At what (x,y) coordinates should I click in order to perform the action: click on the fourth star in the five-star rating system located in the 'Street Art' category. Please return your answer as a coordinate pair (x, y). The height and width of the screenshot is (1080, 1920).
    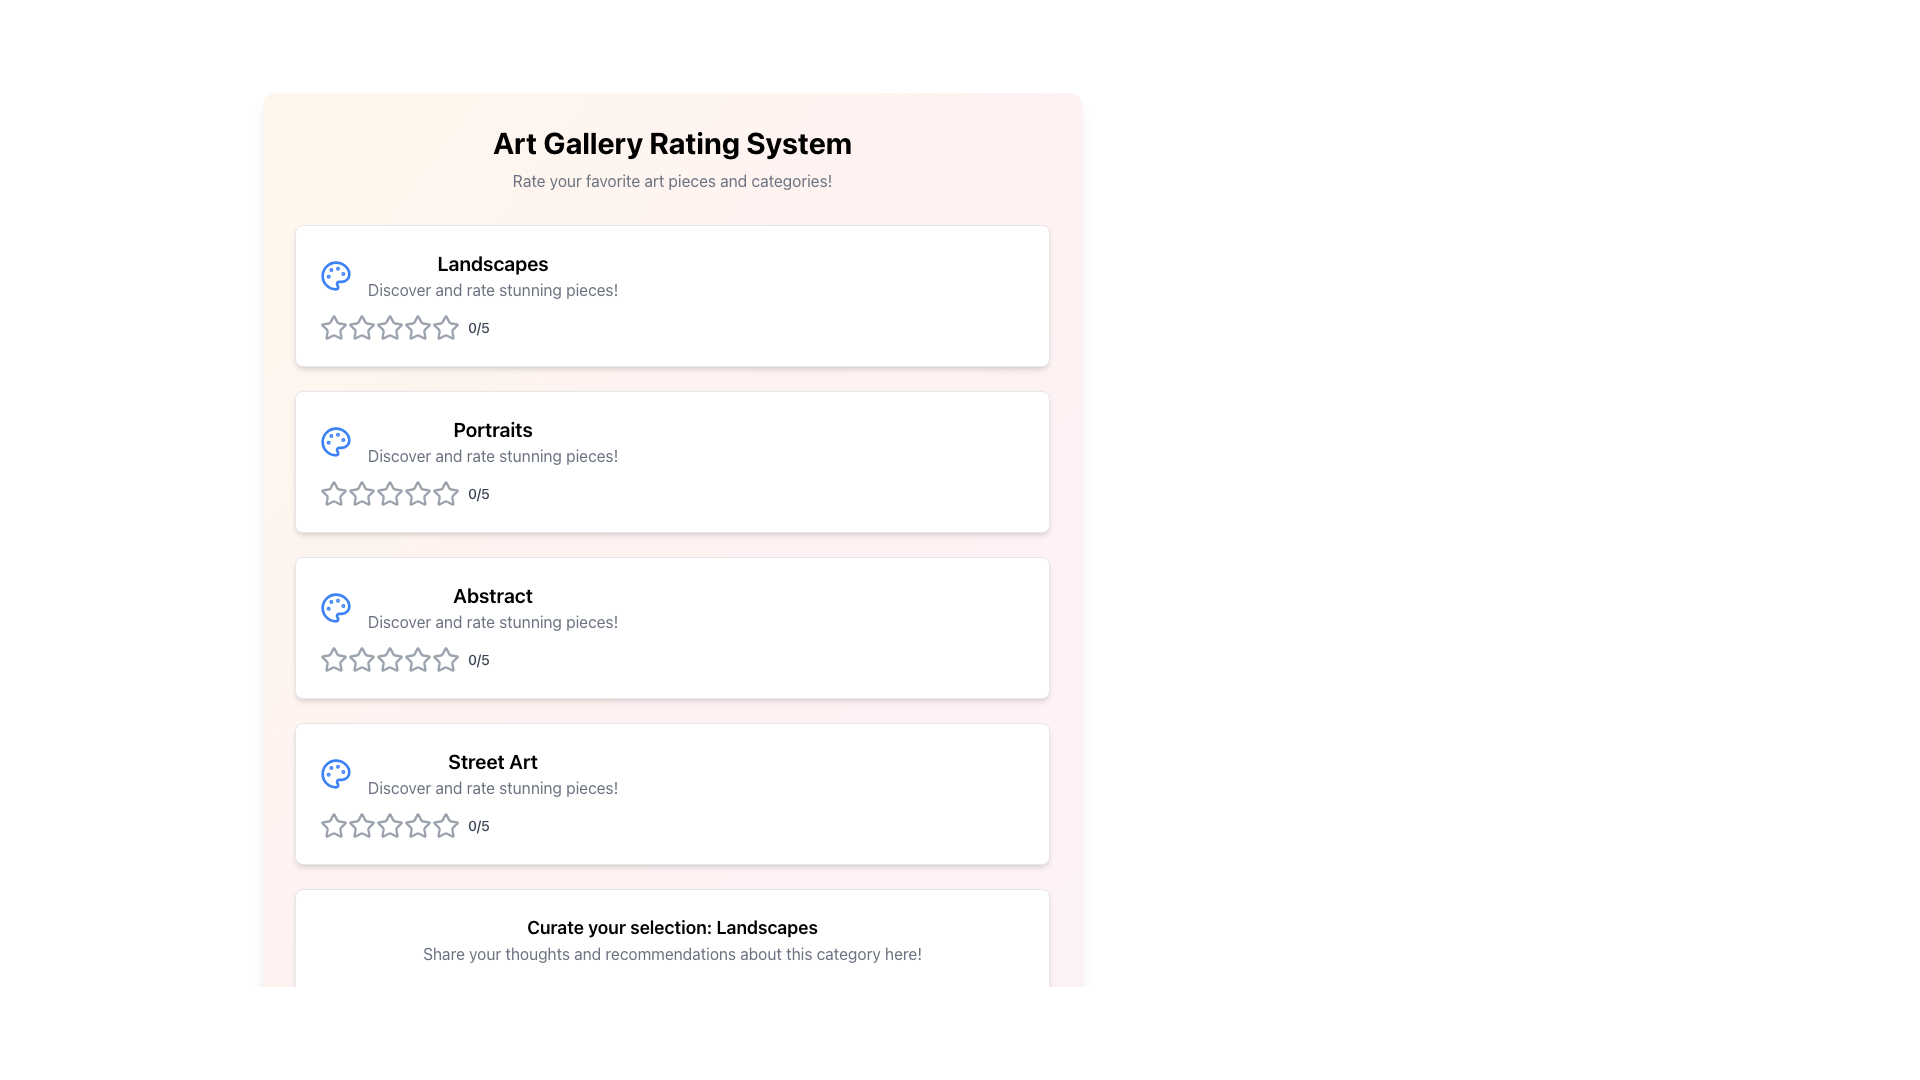
    Looking at the image, I should click on (445, 825).